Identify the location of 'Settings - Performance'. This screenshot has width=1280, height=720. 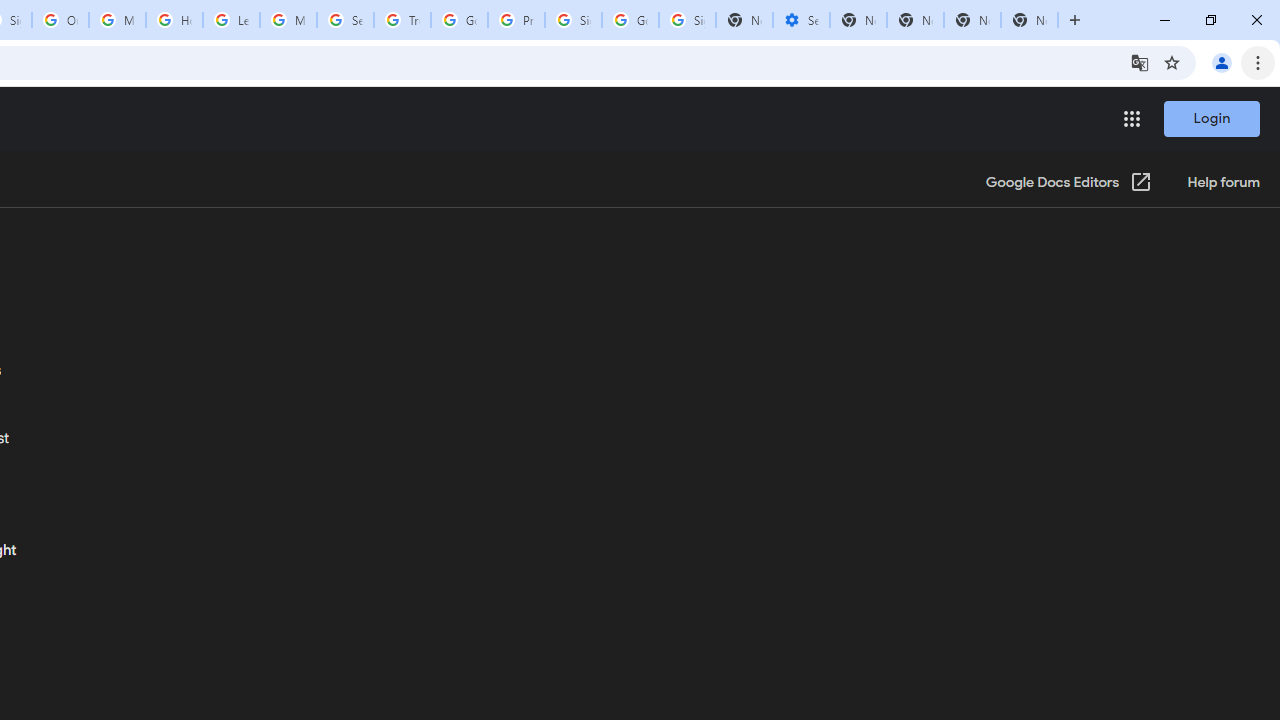
(801, 20).